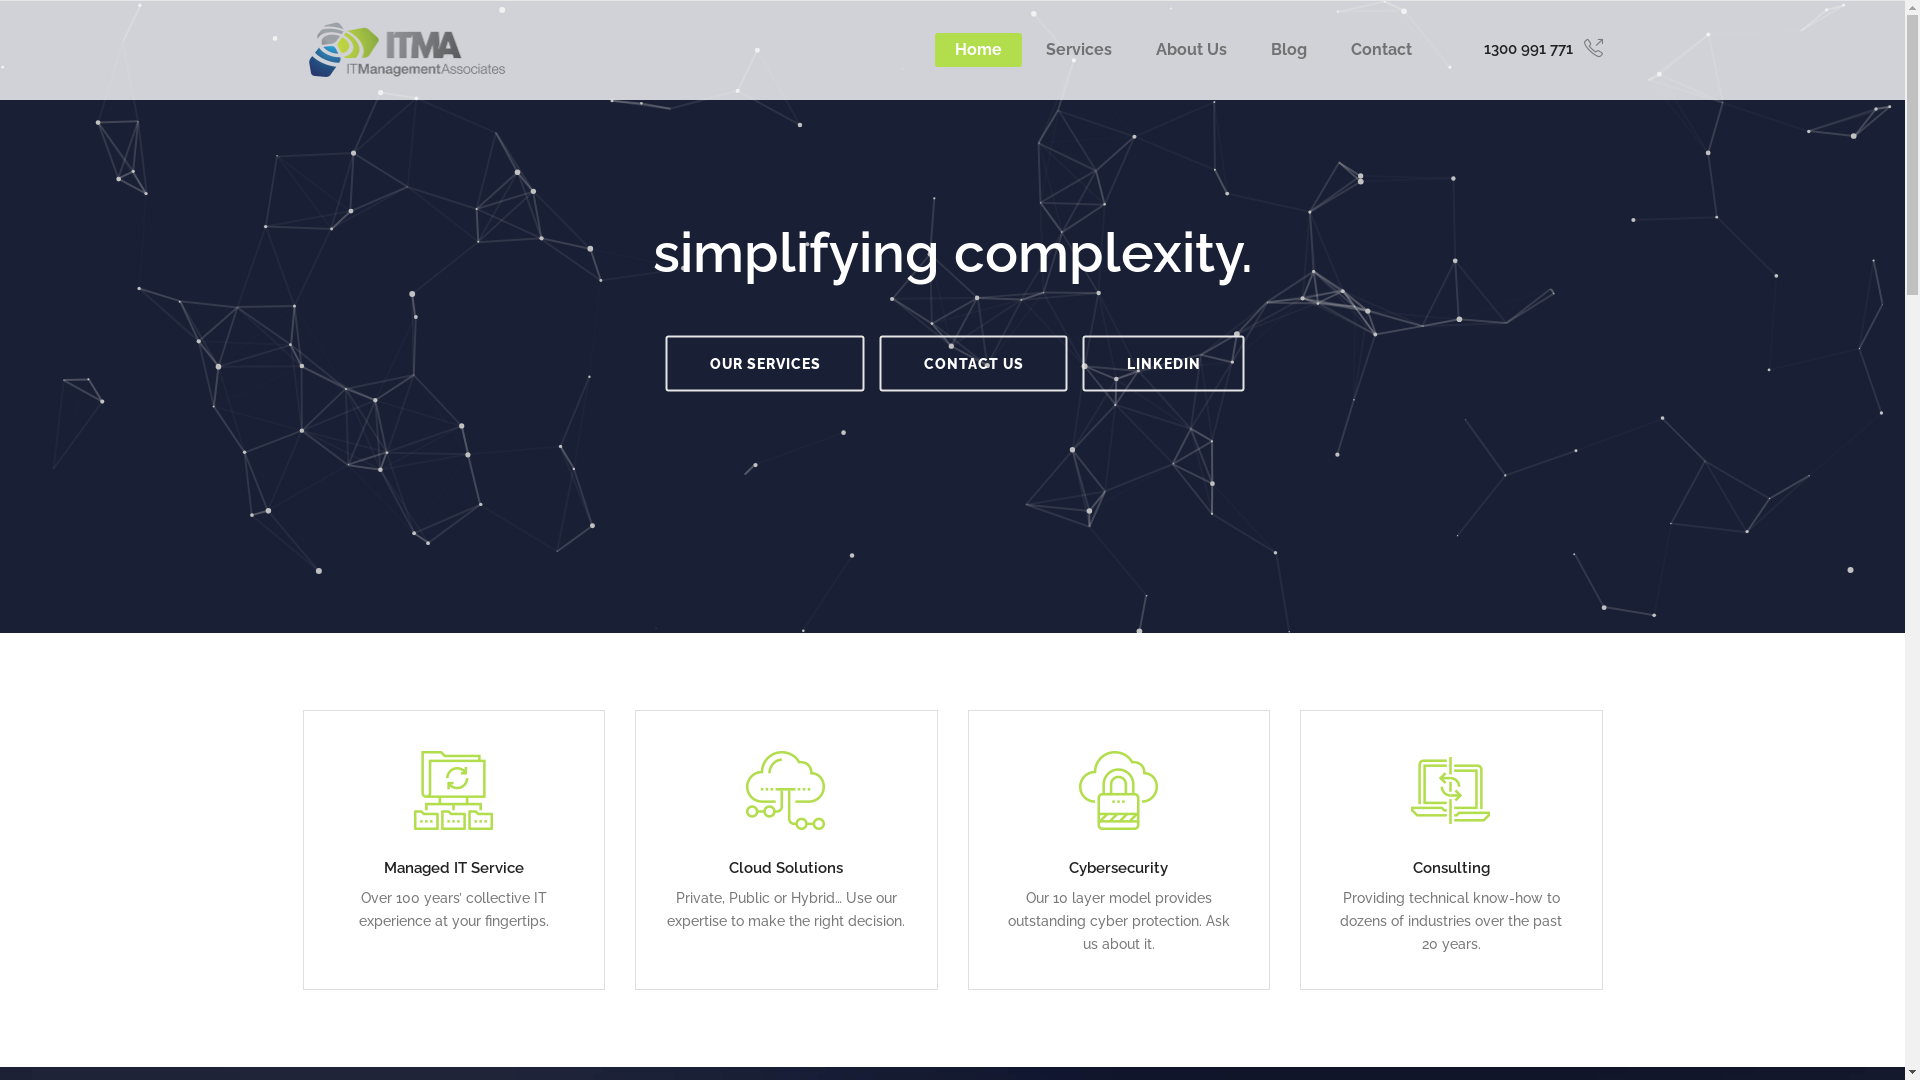 This screenshot has width=1920, height=1080. Describe the element at coordinates (1287, 49) in the screenshot. I see `'Blog'` at that location.